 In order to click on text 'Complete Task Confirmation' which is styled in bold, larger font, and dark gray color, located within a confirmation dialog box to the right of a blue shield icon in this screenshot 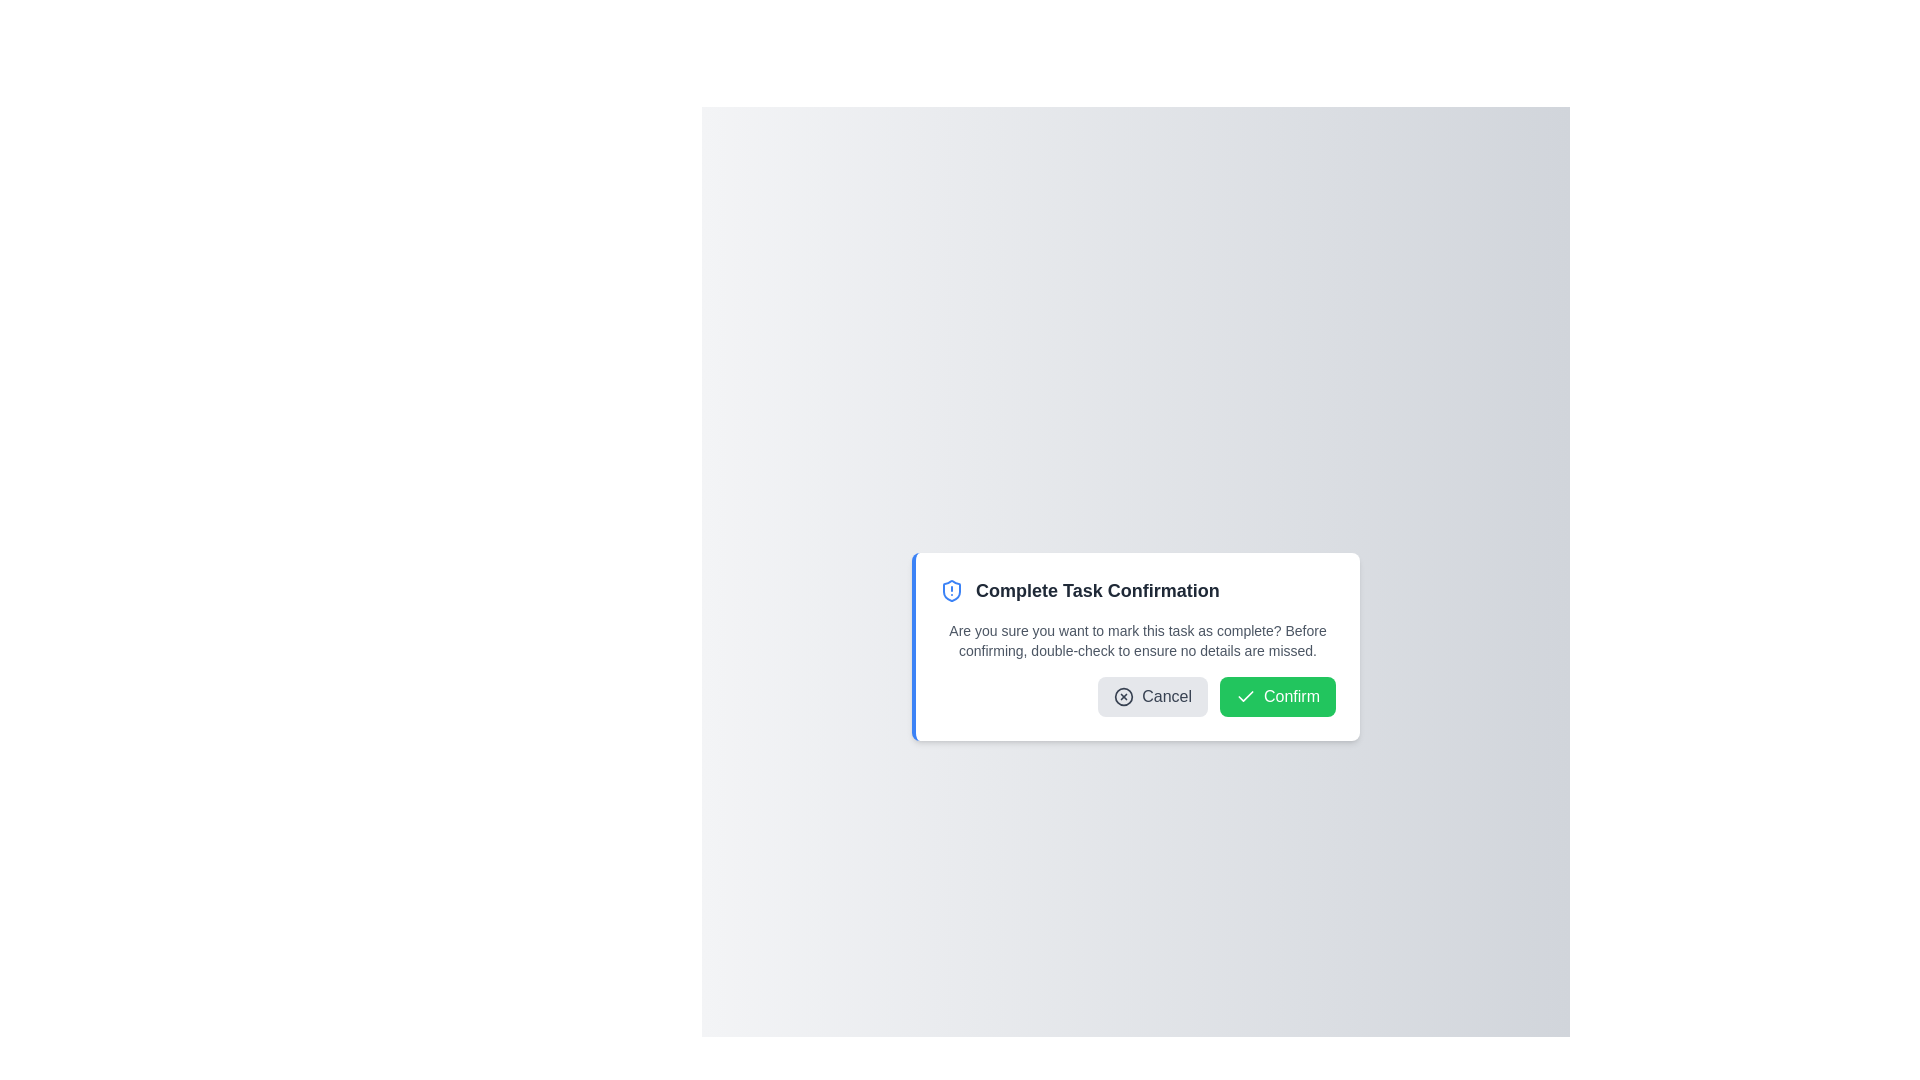, I will do `click(1096, 589)`.